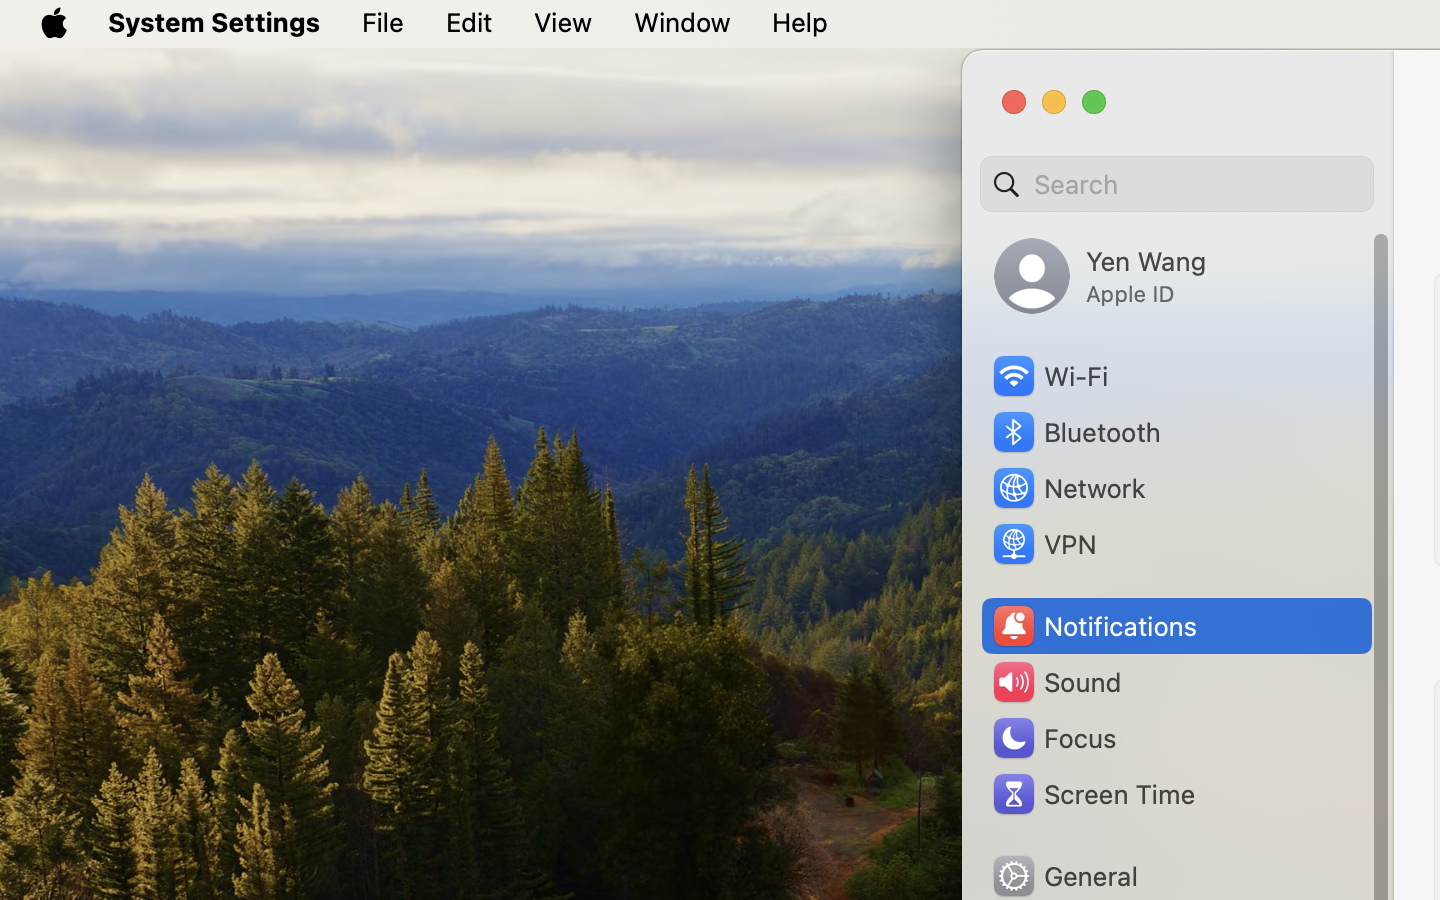 The image size is (1440, 900). What do you see at coordinates (1052, 737) in the screenshot?
I see `'Focus'` at bounding box center [1052, 737].